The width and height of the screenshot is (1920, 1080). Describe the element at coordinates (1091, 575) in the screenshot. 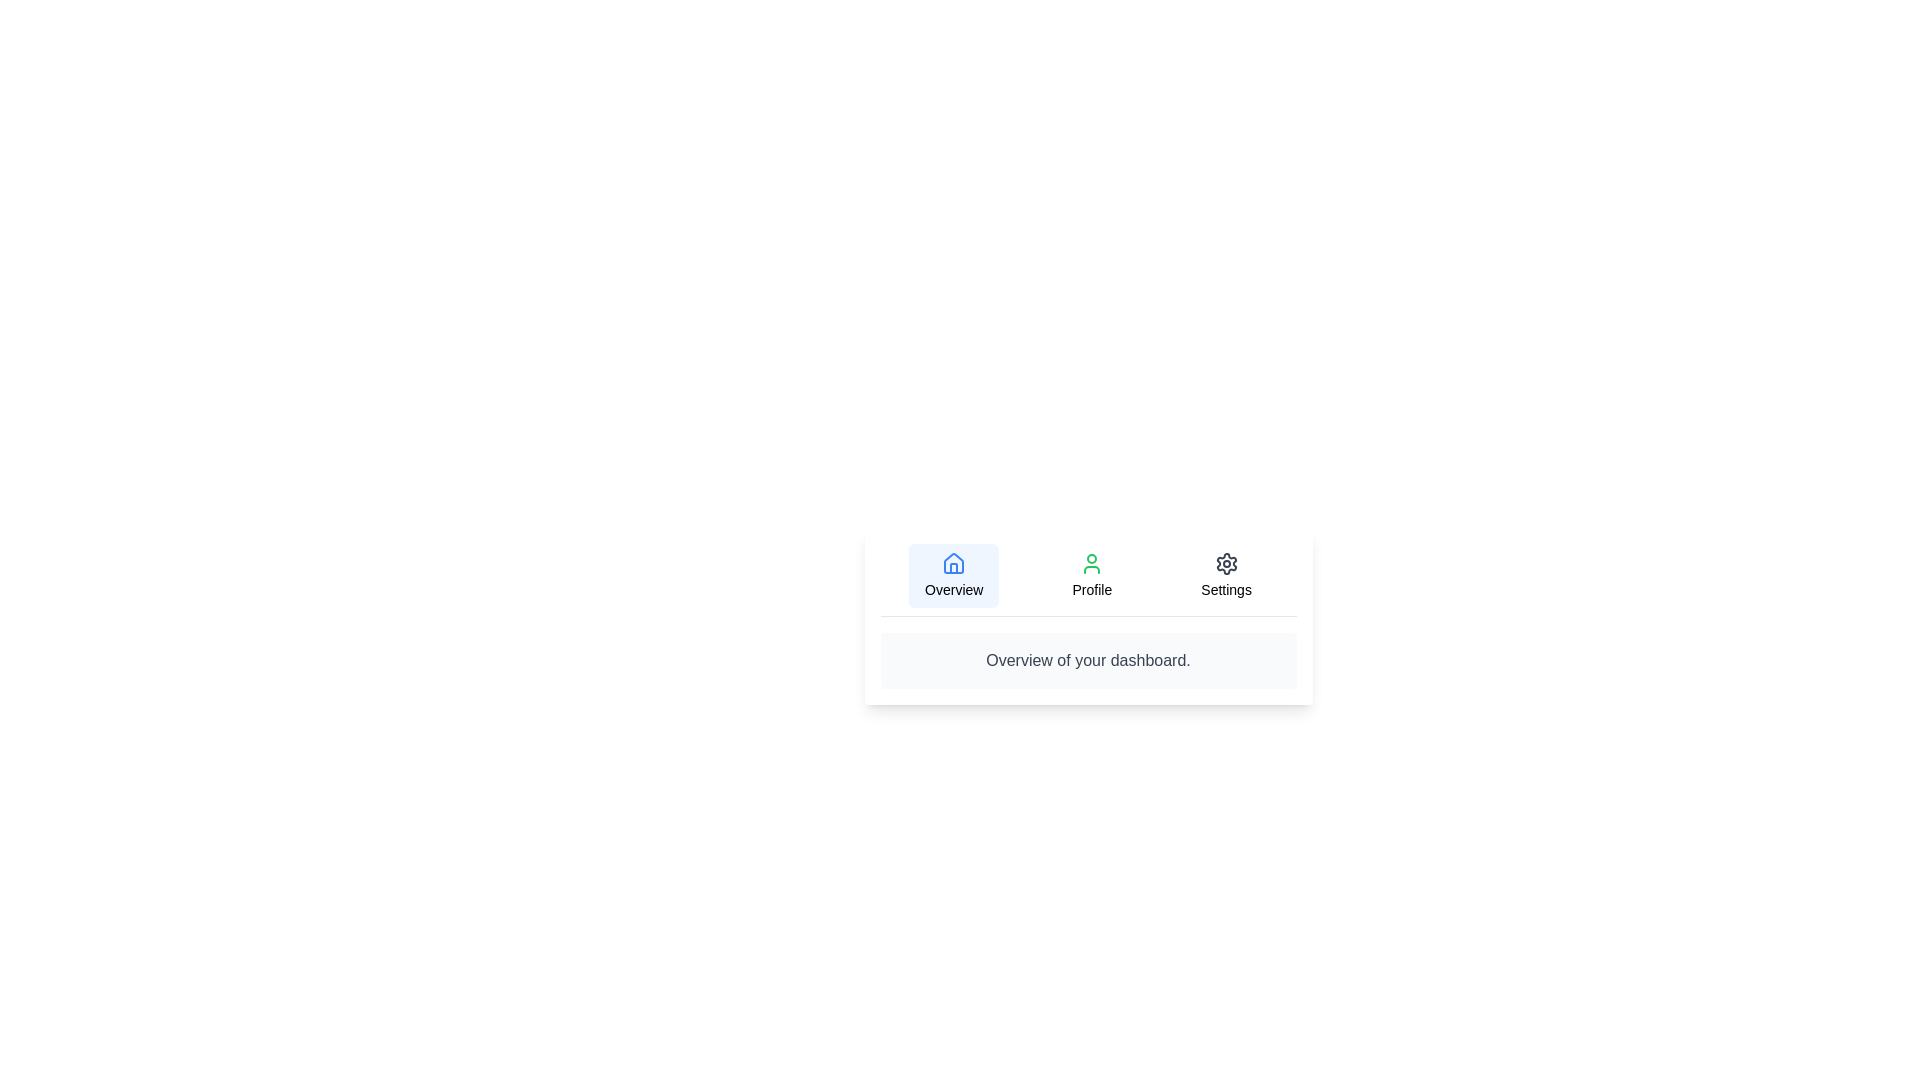

I see `the text portion labeled Profile to select it` at that location.